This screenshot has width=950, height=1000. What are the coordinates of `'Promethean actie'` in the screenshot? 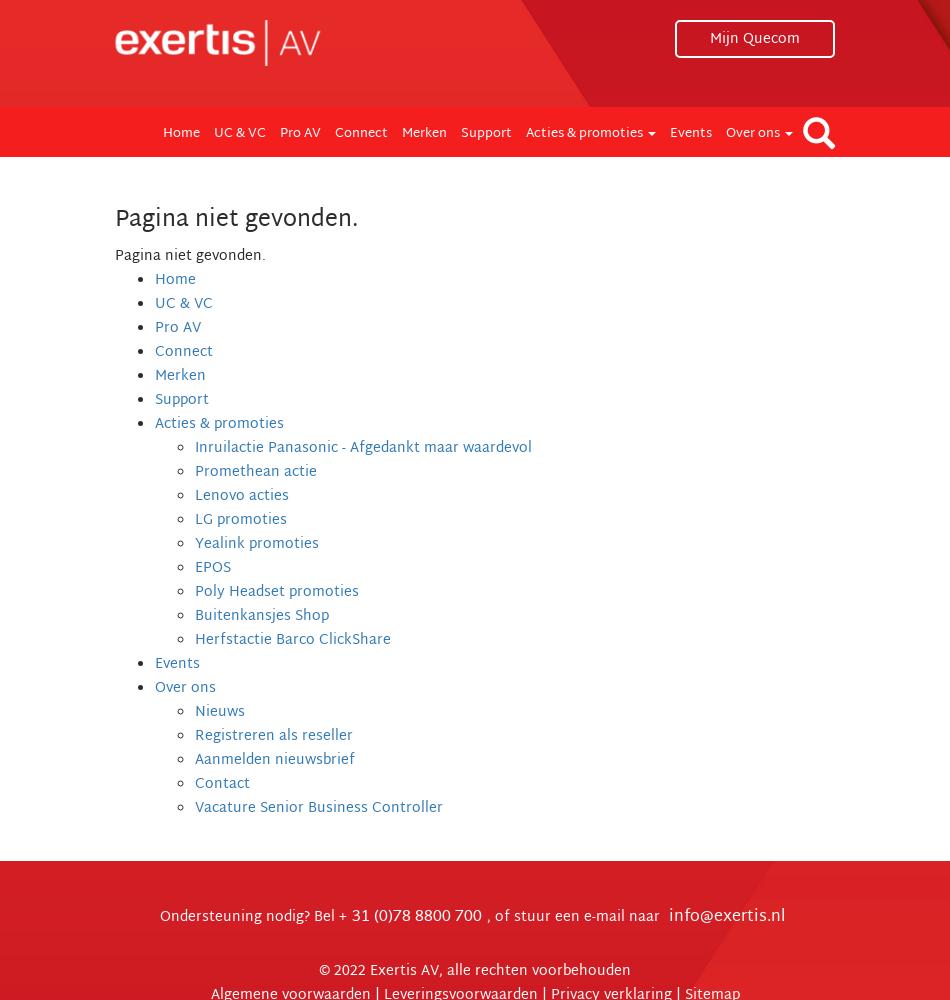 It's located at (255, 471).